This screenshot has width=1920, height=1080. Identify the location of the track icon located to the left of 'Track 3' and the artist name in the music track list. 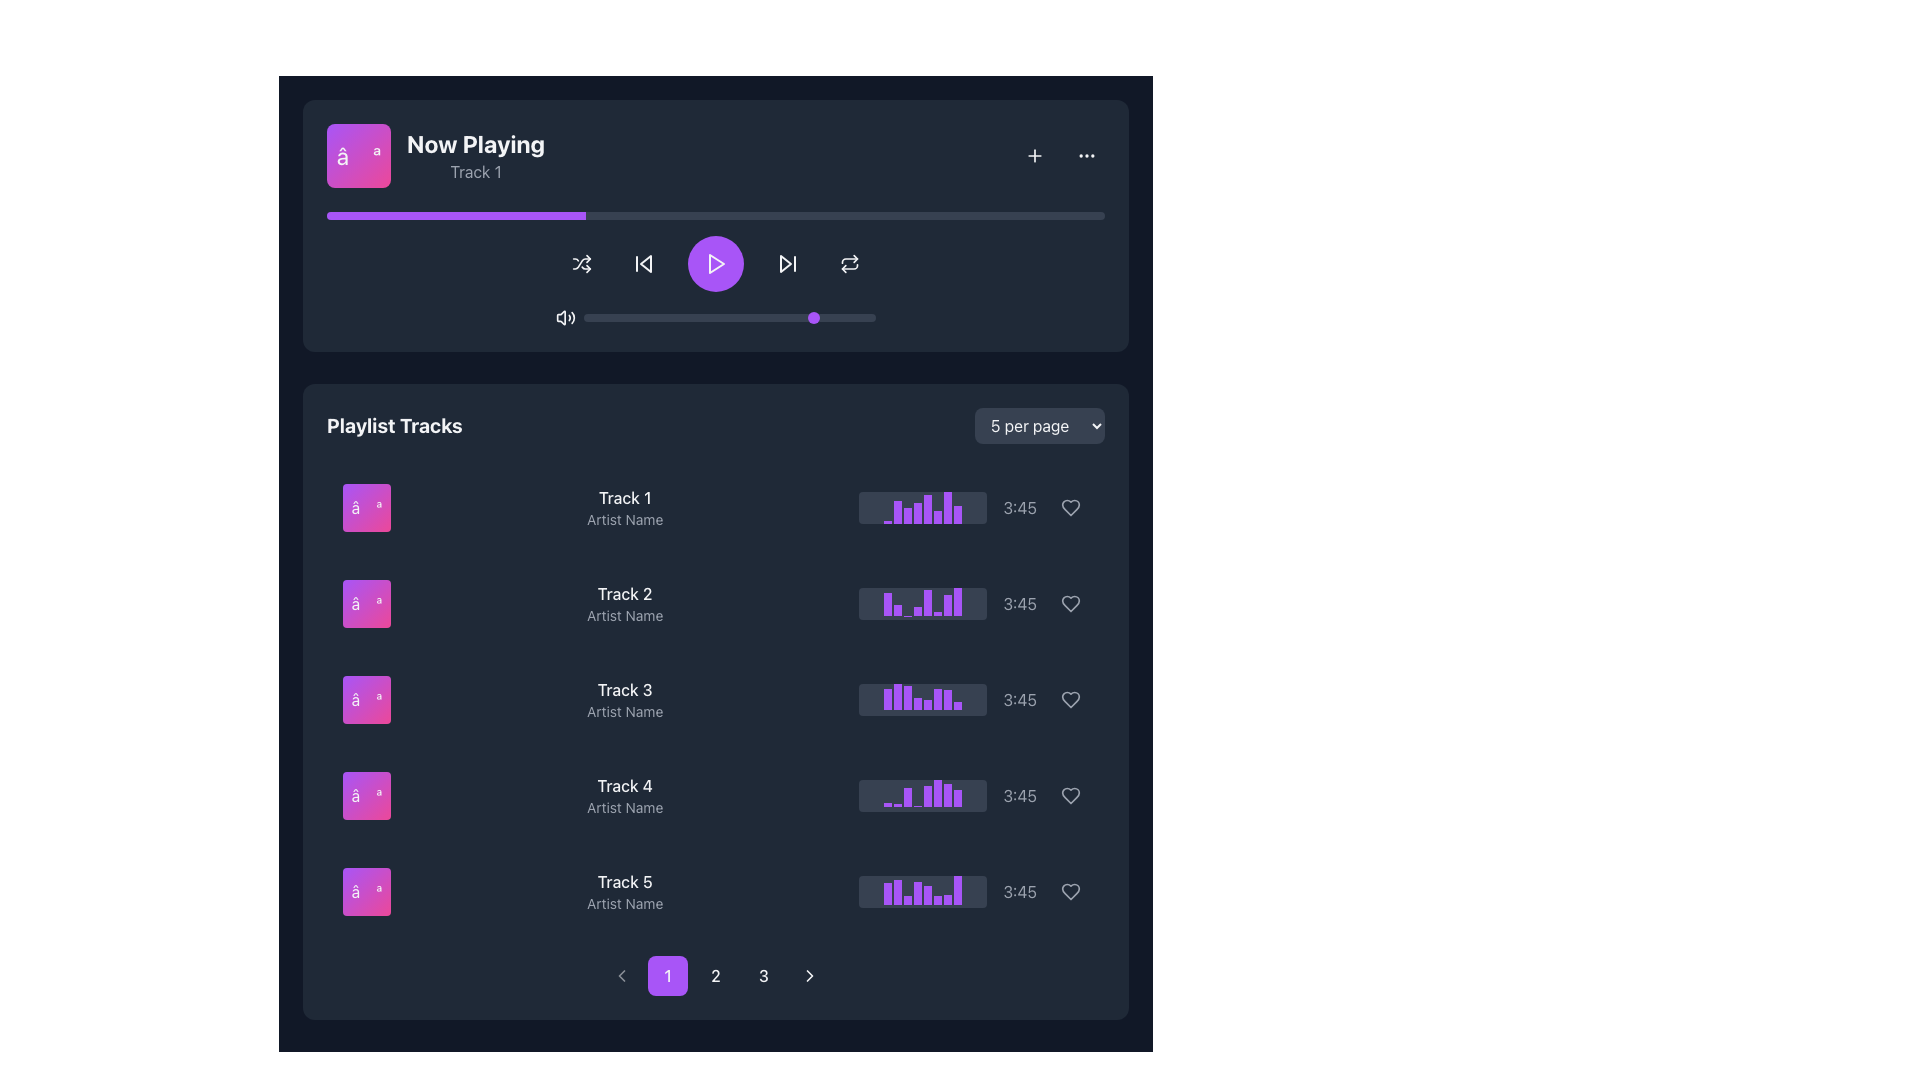
(366, 698).